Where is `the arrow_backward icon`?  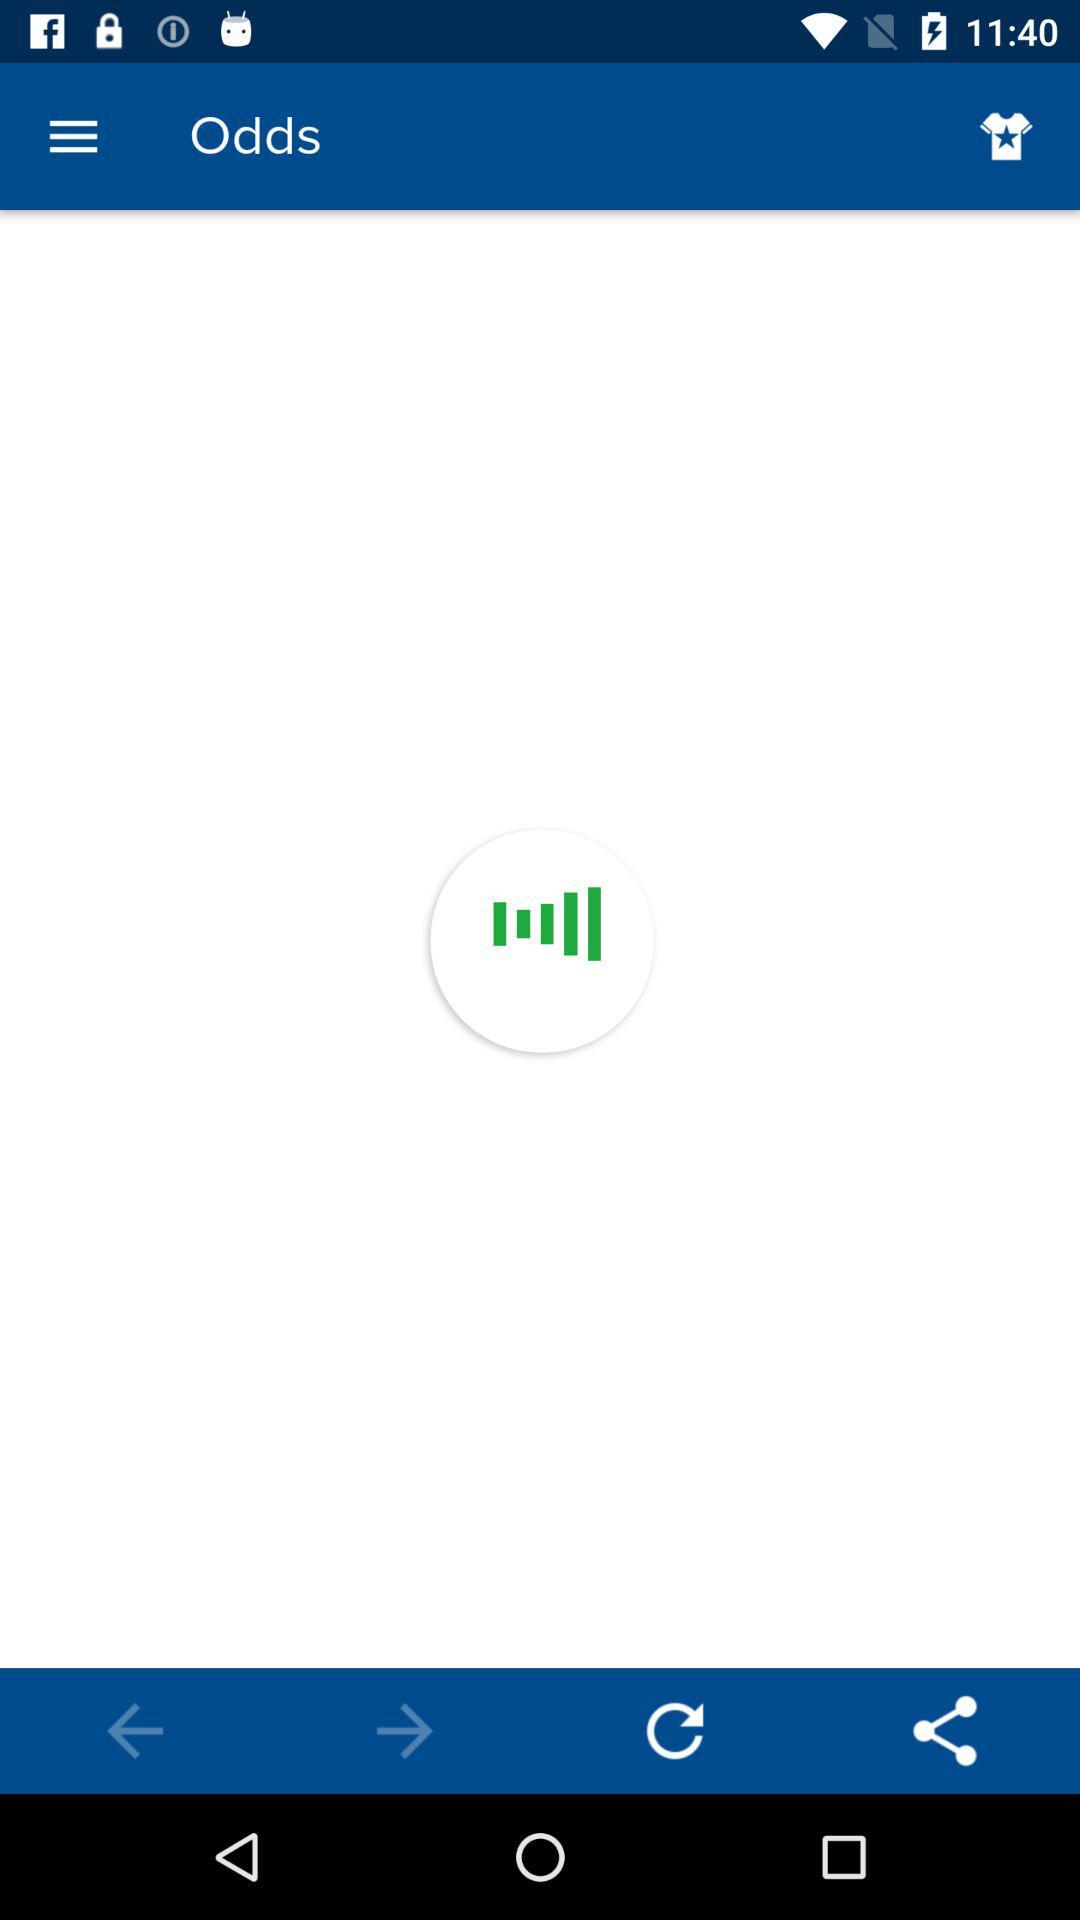
the arrow_backward icon is located at coordinates (135, 1730).